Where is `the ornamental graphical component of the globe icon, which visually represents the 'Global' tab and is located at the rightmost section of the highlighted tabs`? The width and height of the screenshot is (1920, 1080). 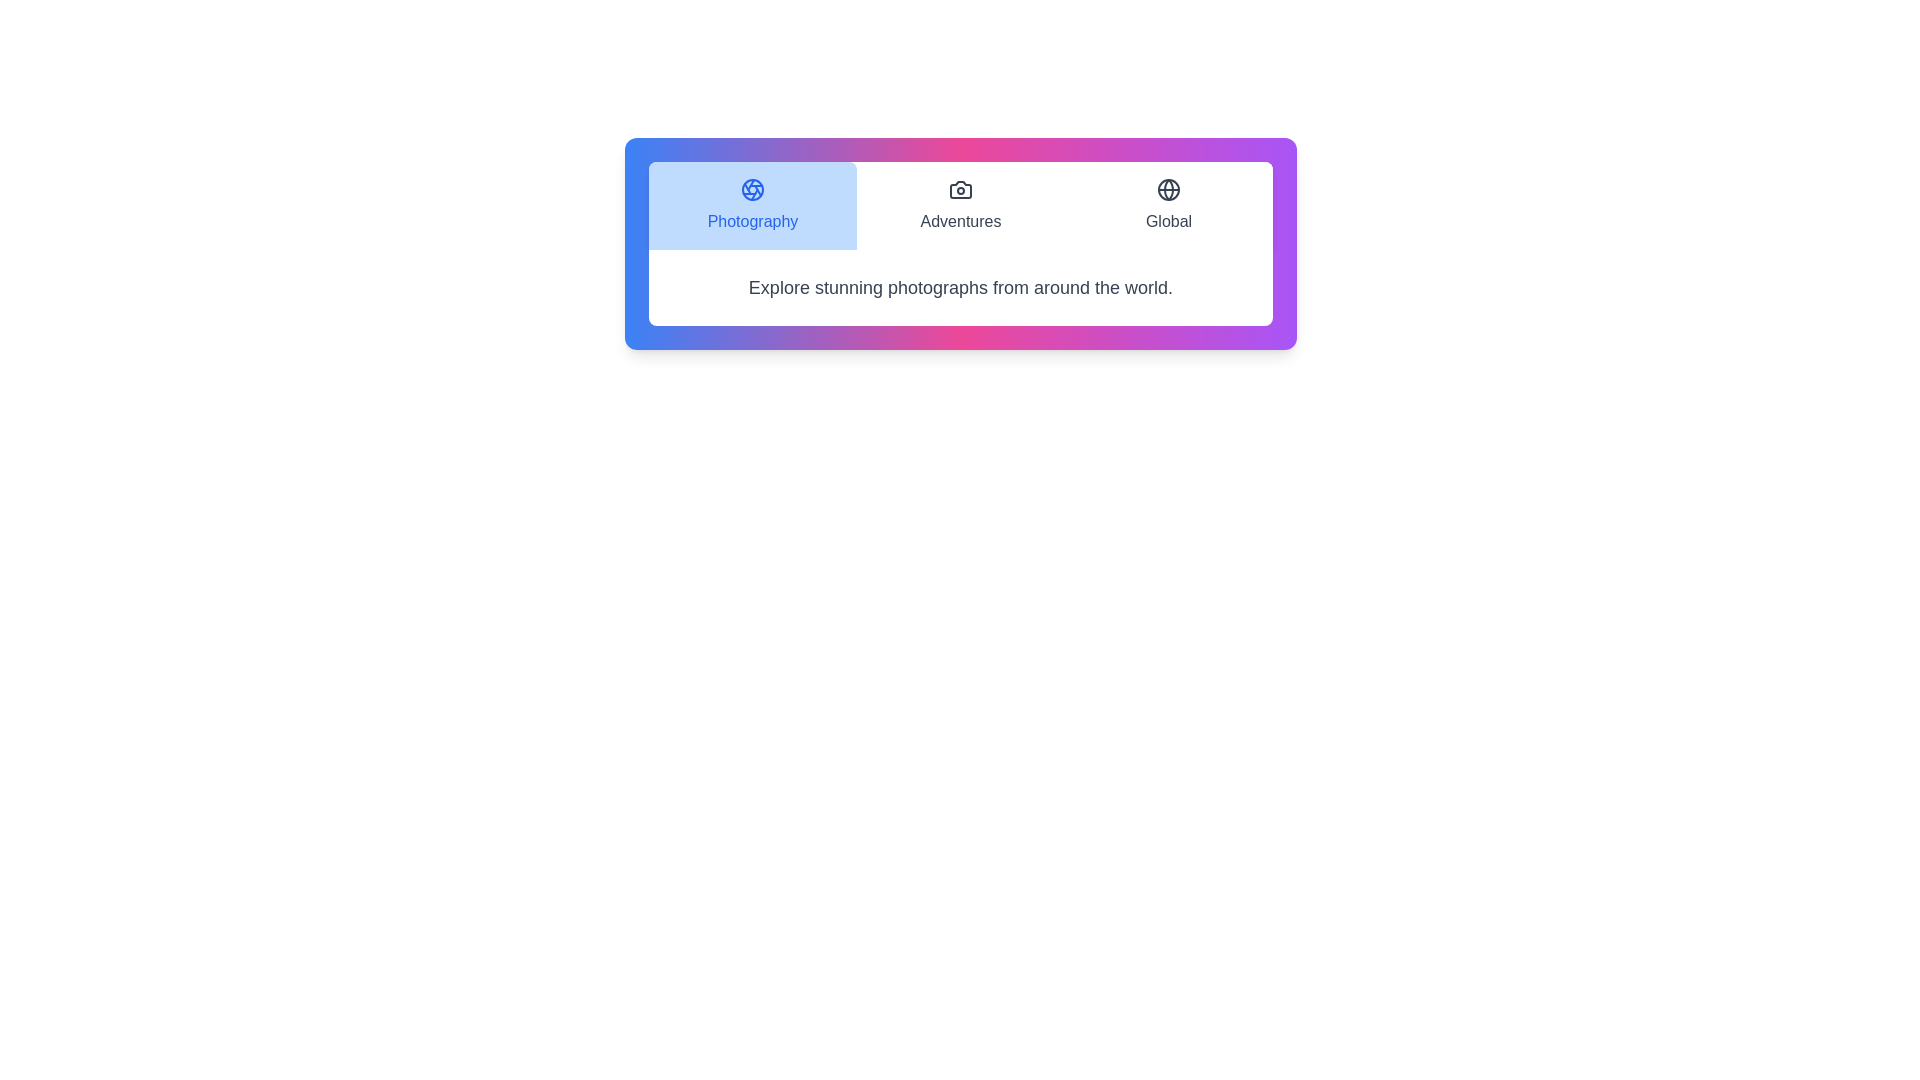
the ornamental graphical component of the globe icon, which visually represents the 'Global' tab and is located at the rightmost section of the highlighted tabs is located at coordinates (1169, 189).